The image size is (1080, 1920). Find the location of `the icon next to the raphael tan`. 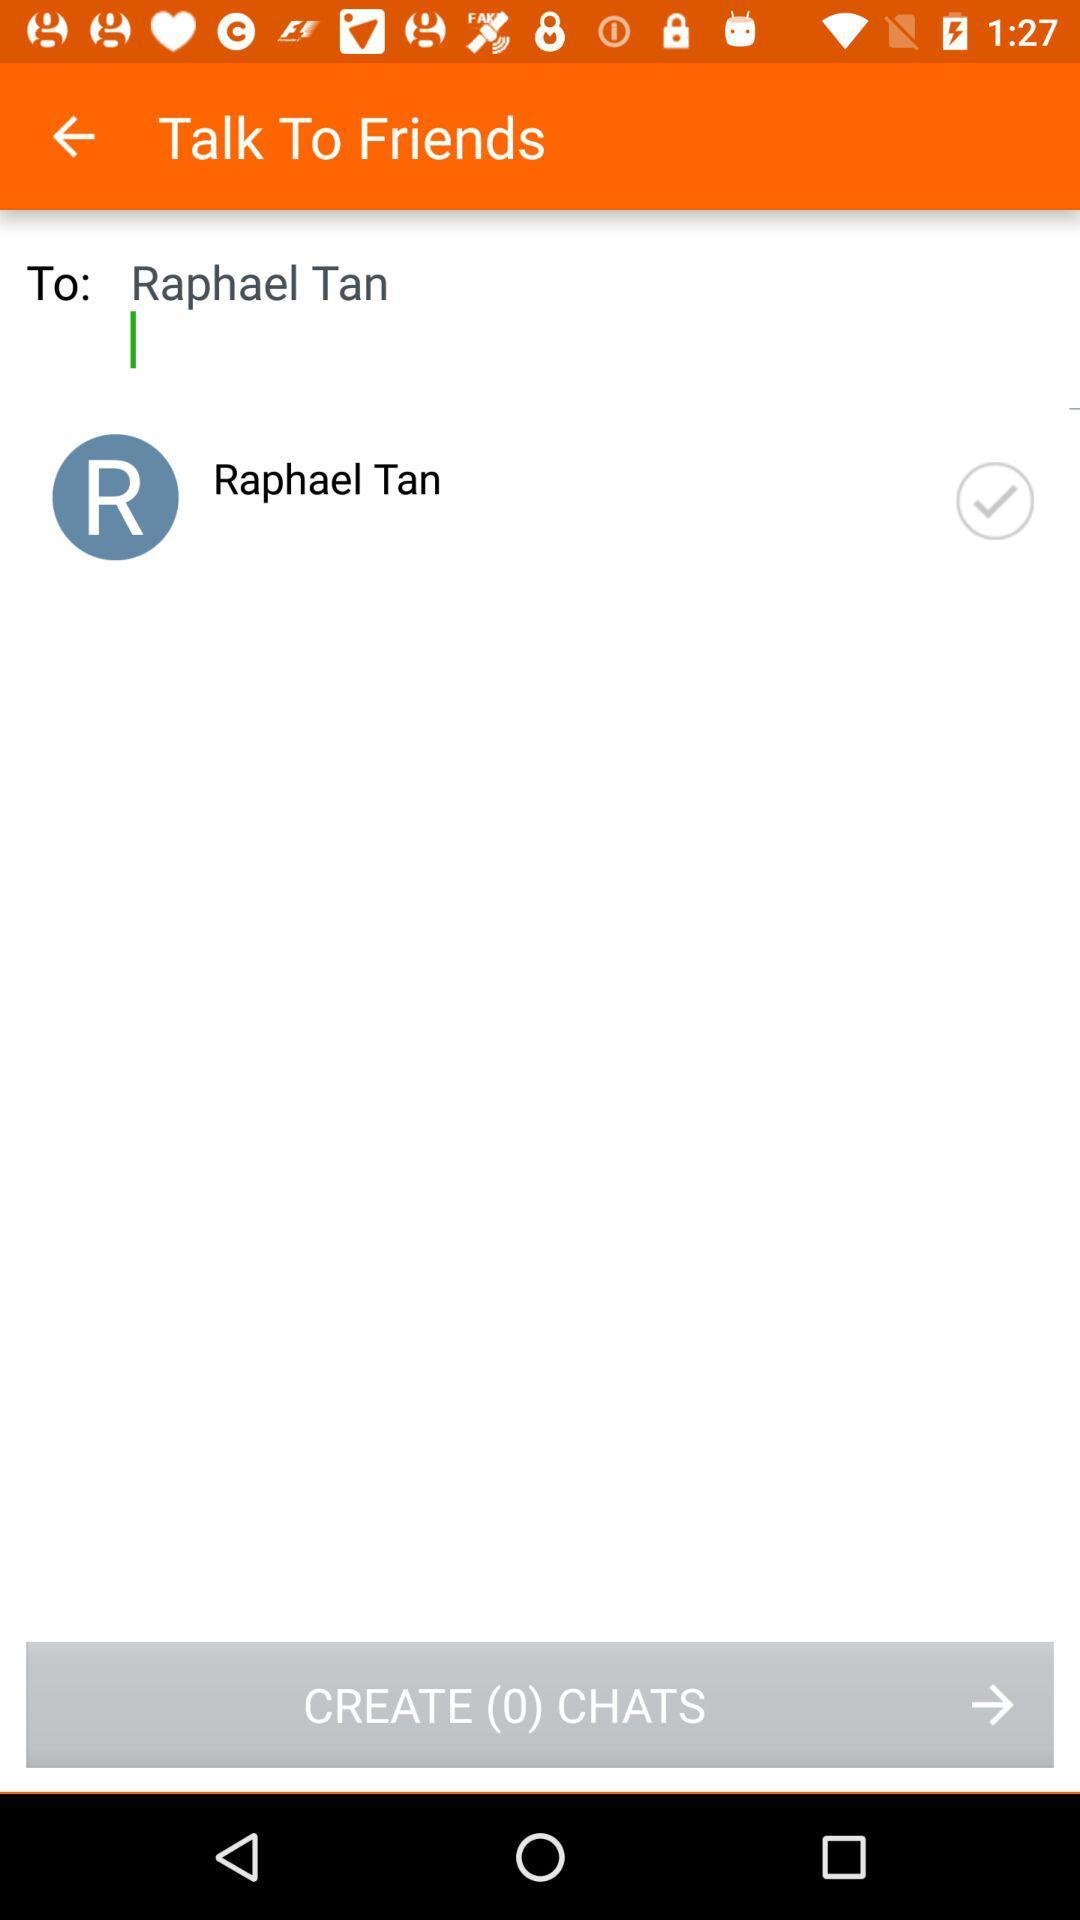

the icon next to the raphael tan is located at coordinates (995, 501).